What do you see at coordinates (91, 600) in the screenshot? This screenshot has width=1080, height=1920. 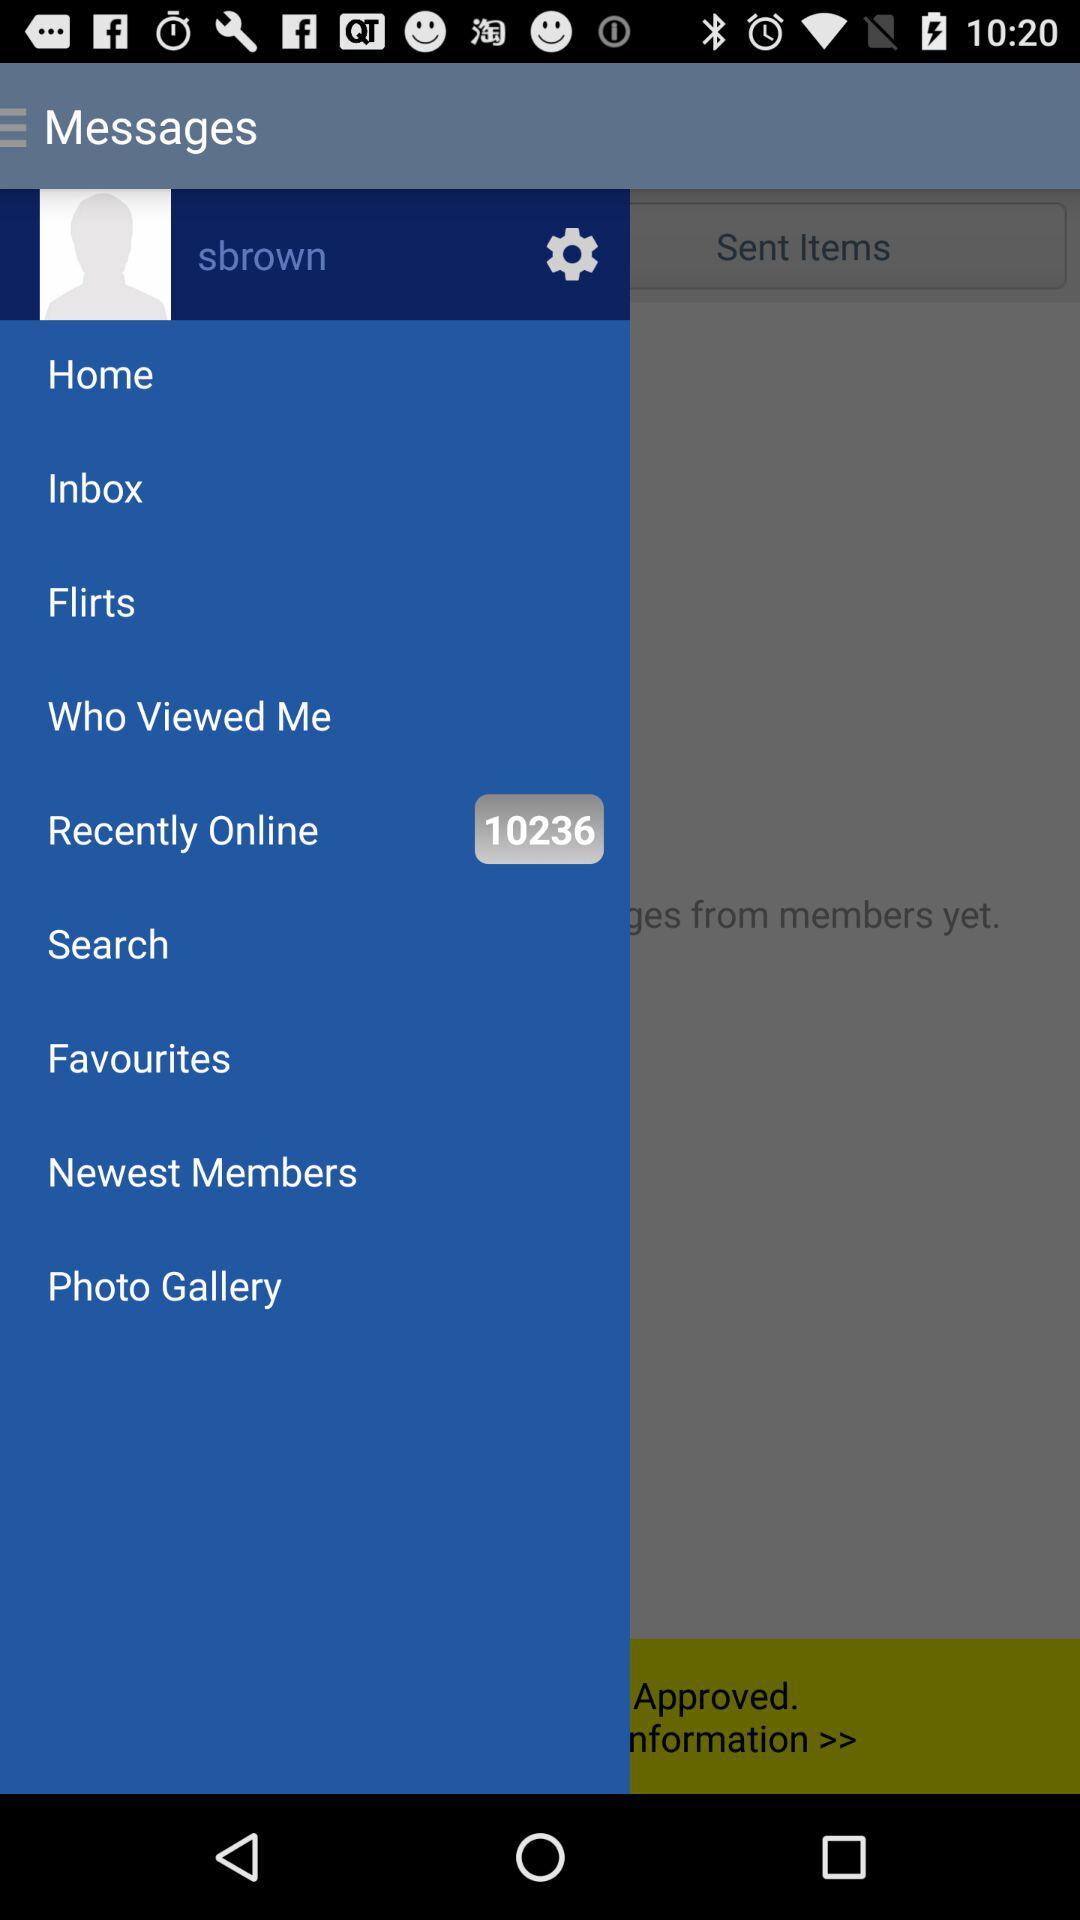 I see `flirts` at bounding box center [91, 600].